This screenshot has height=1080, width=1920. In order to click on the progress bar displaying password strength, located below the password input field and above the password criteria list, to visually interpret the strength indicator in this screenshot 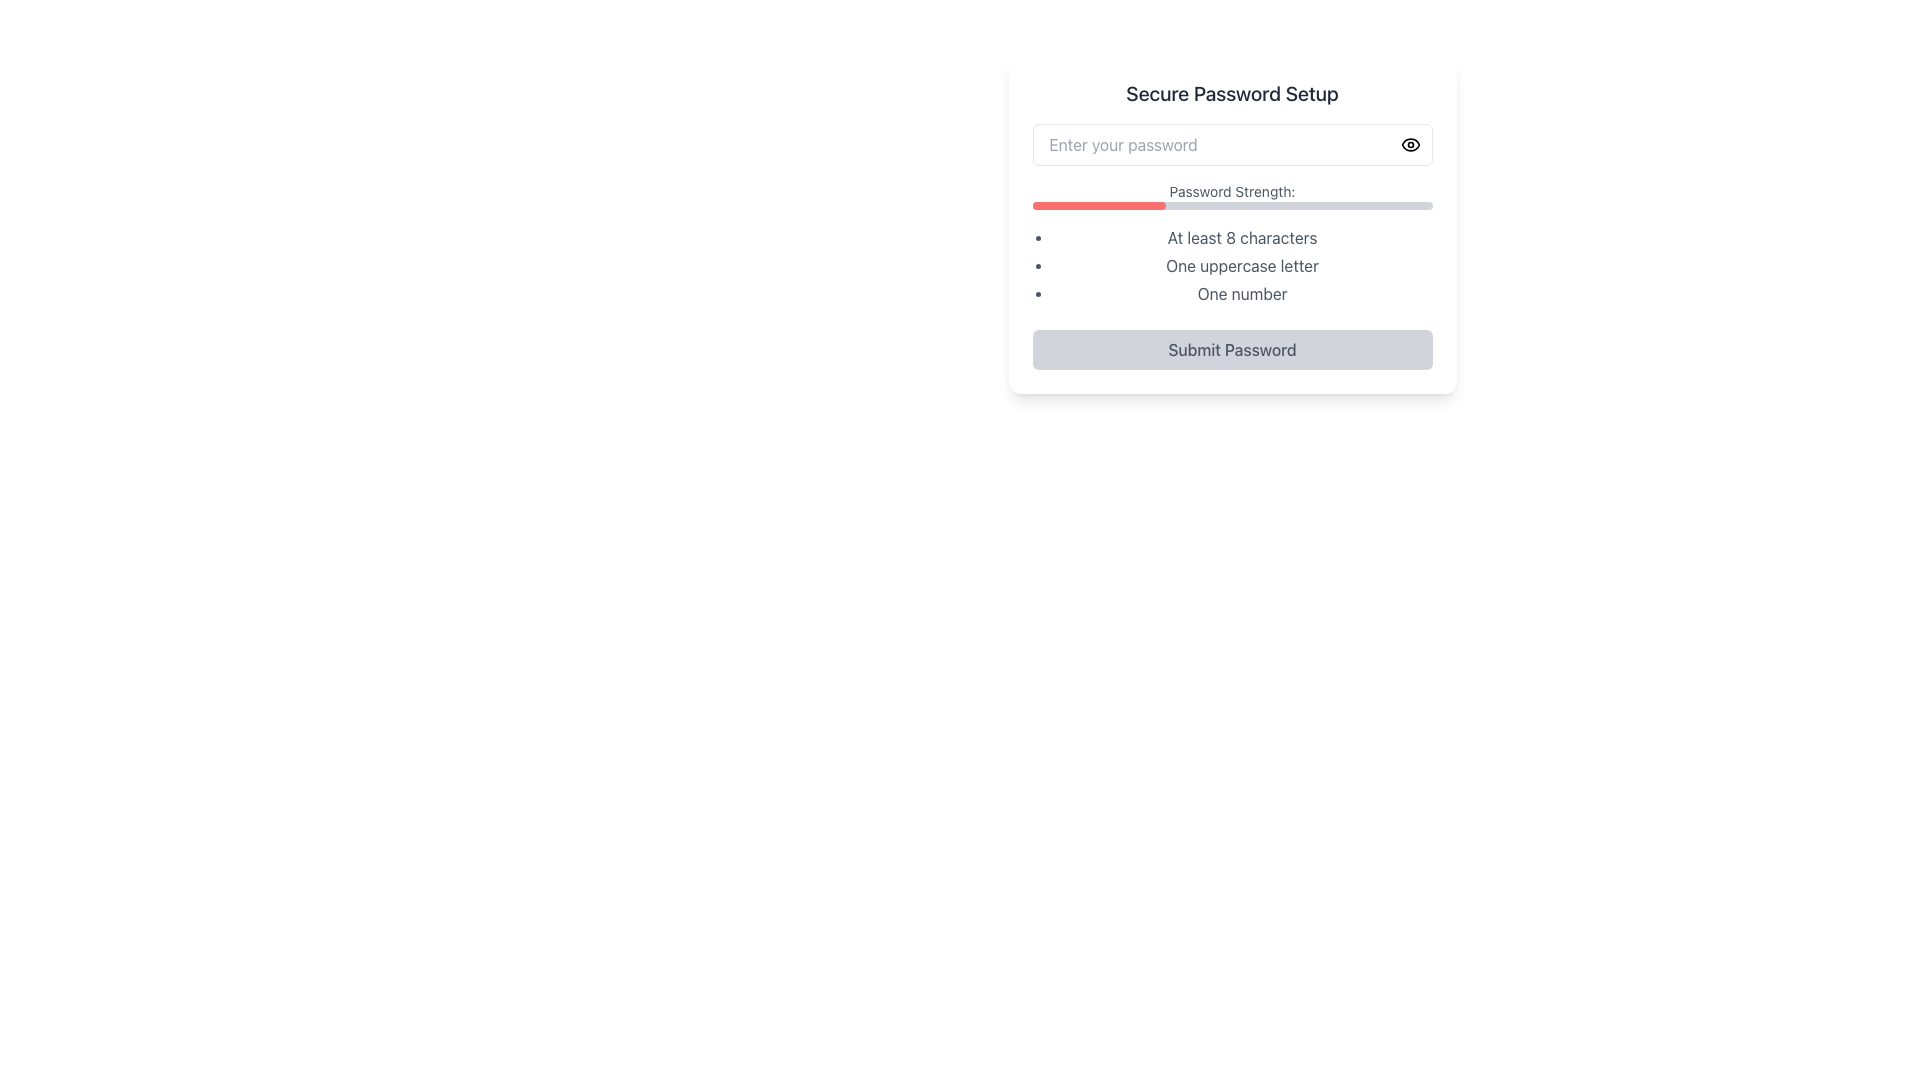, I will do `click(1231, 196)`.